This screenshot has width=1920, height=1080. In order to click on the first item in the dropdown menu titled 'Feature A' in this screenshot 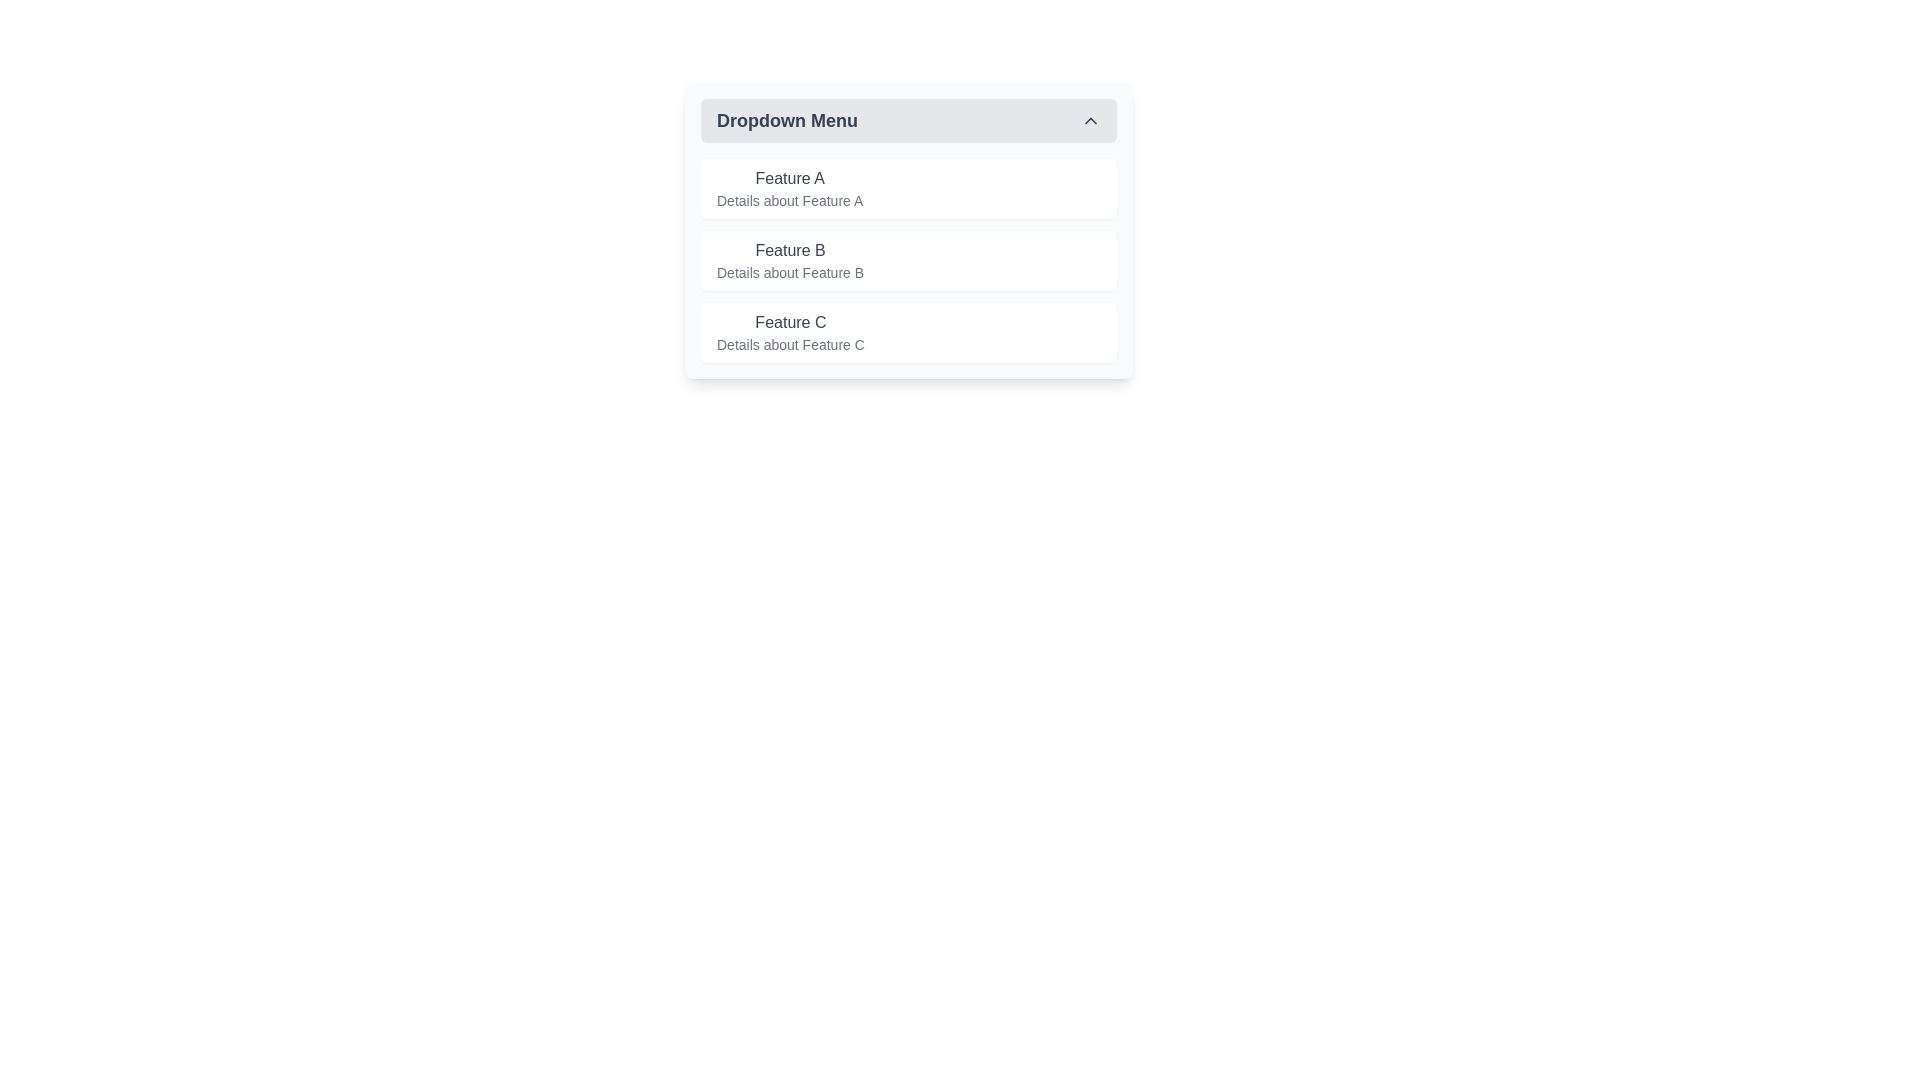, I will do `click(907, 189)`.